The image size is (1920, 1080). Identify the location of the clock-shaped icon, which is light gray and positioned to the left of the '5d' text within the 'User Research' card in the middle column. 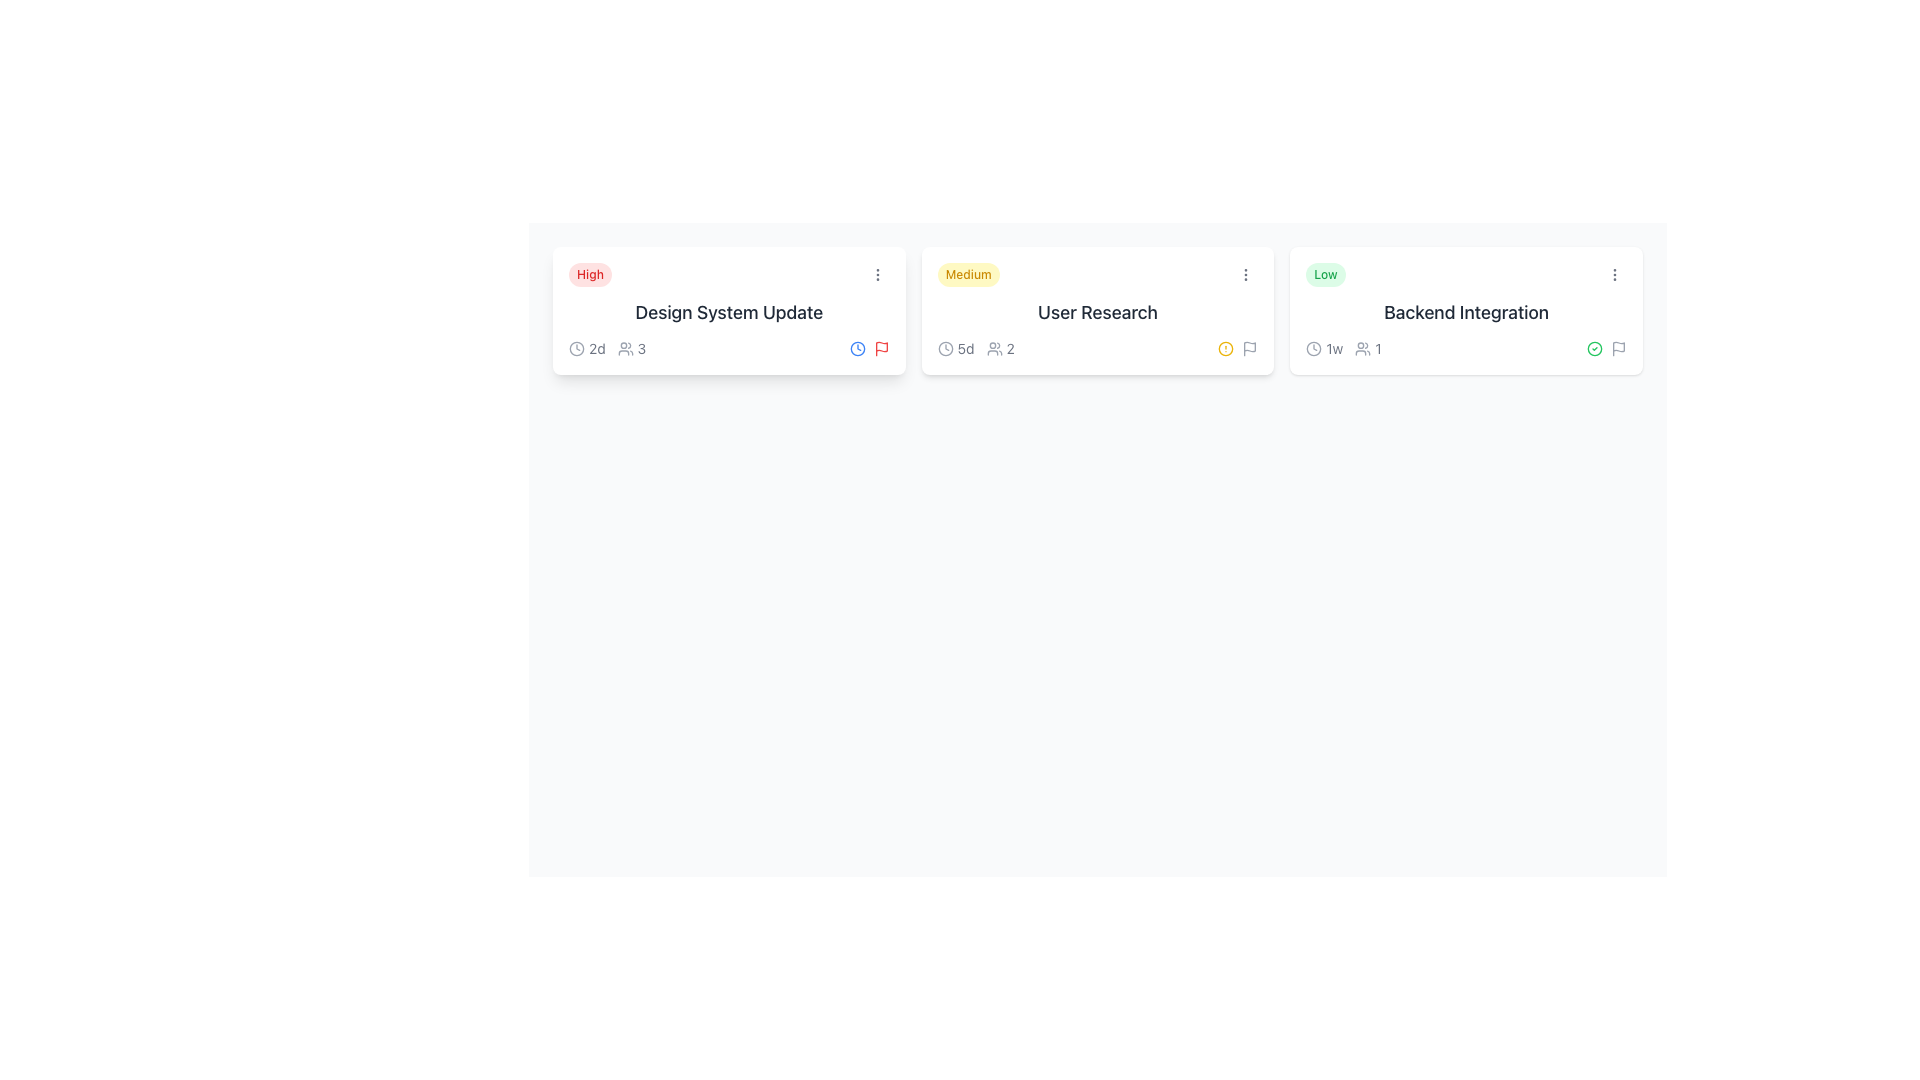
(944, 347).